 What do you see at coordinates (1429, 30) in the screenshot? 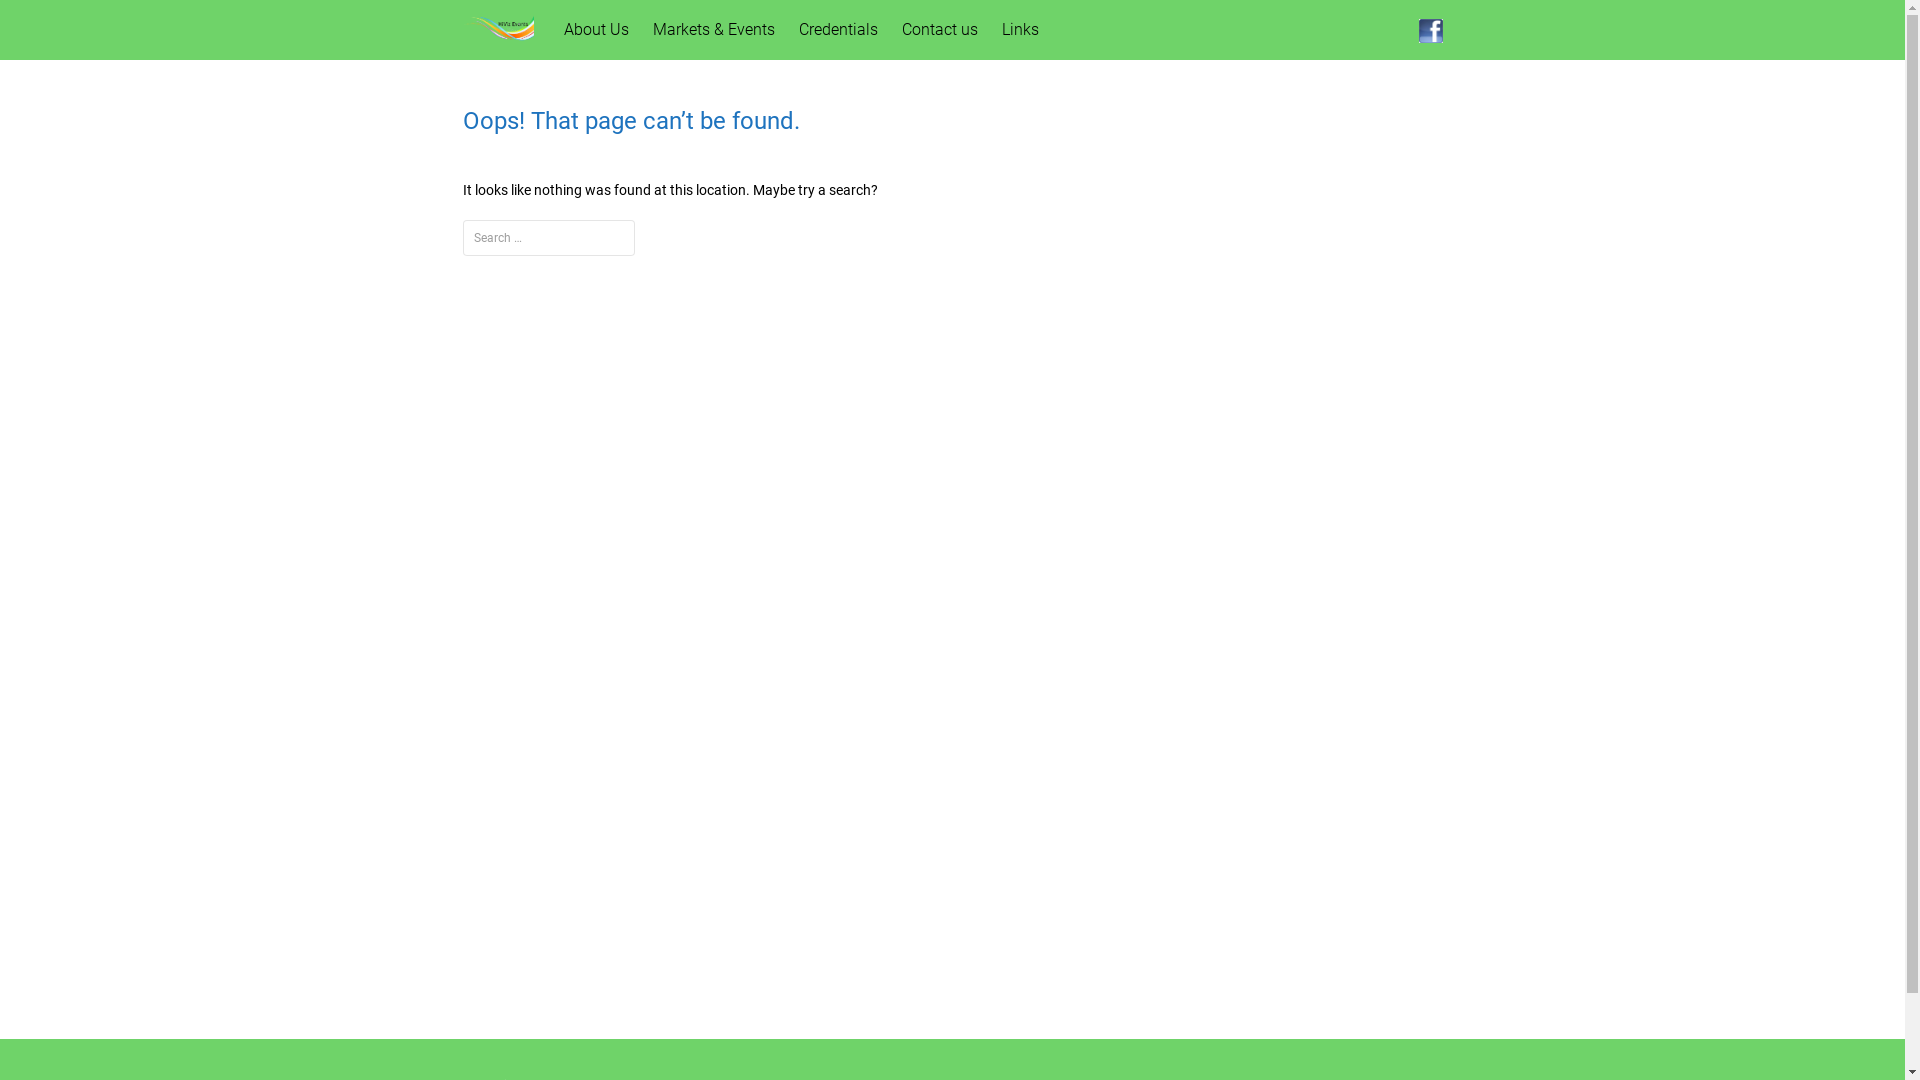
I see `'Follow Us on Facebook'` at bounding box center [1429, 30].